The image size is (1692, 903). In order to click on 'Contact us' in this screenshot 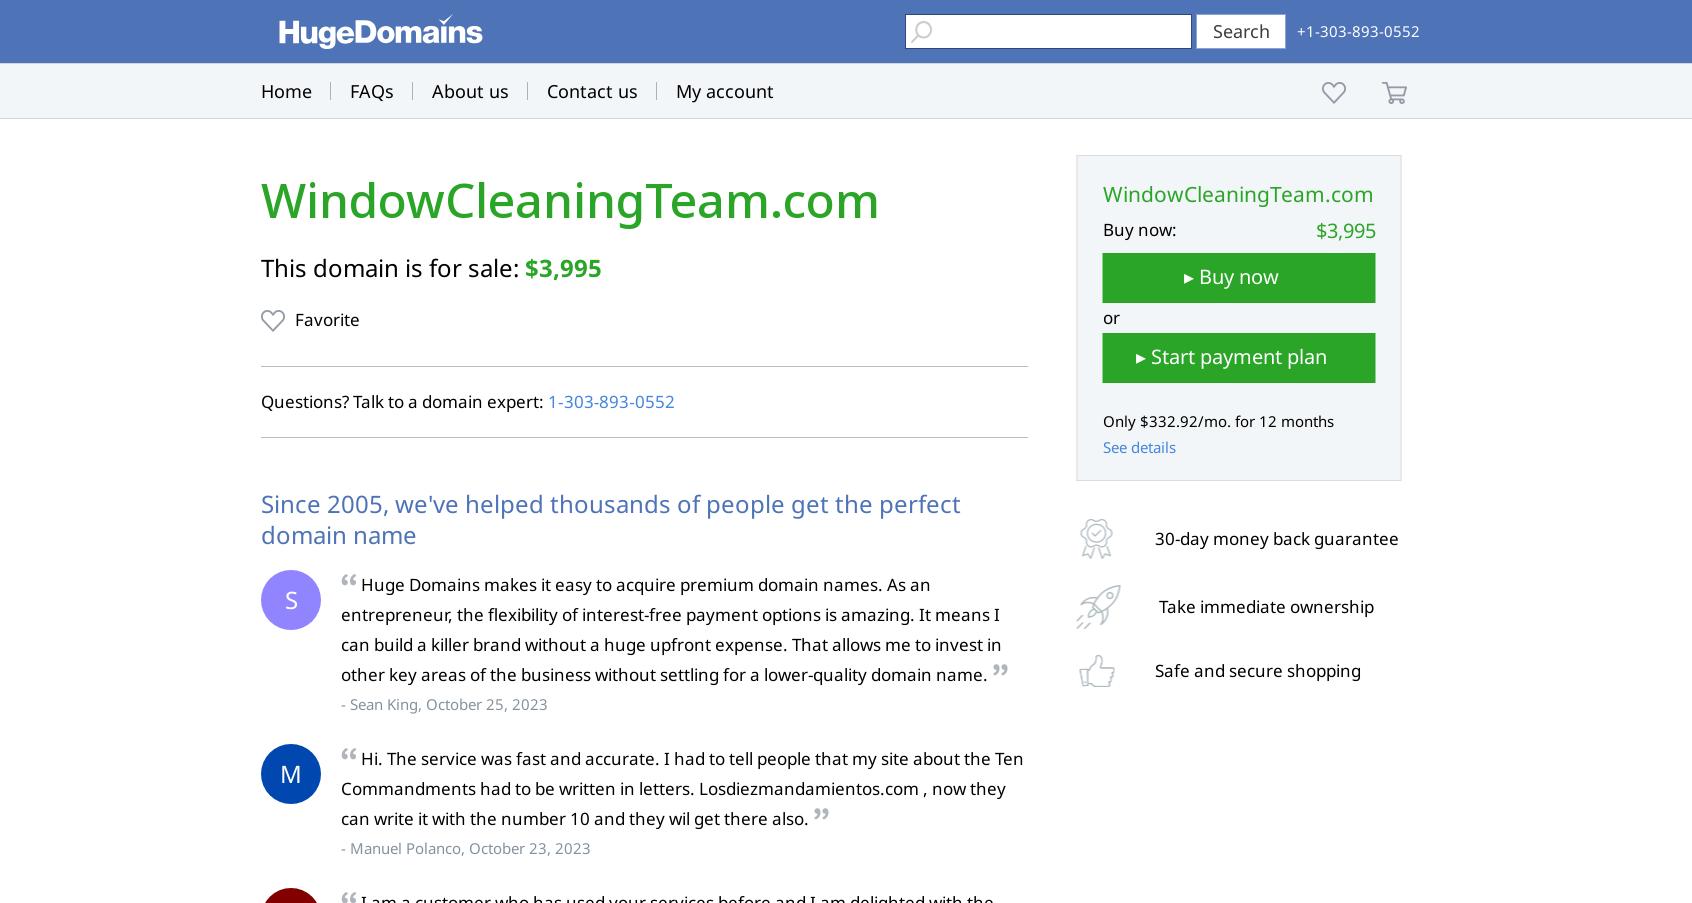, I will do `click(591, 91)`.